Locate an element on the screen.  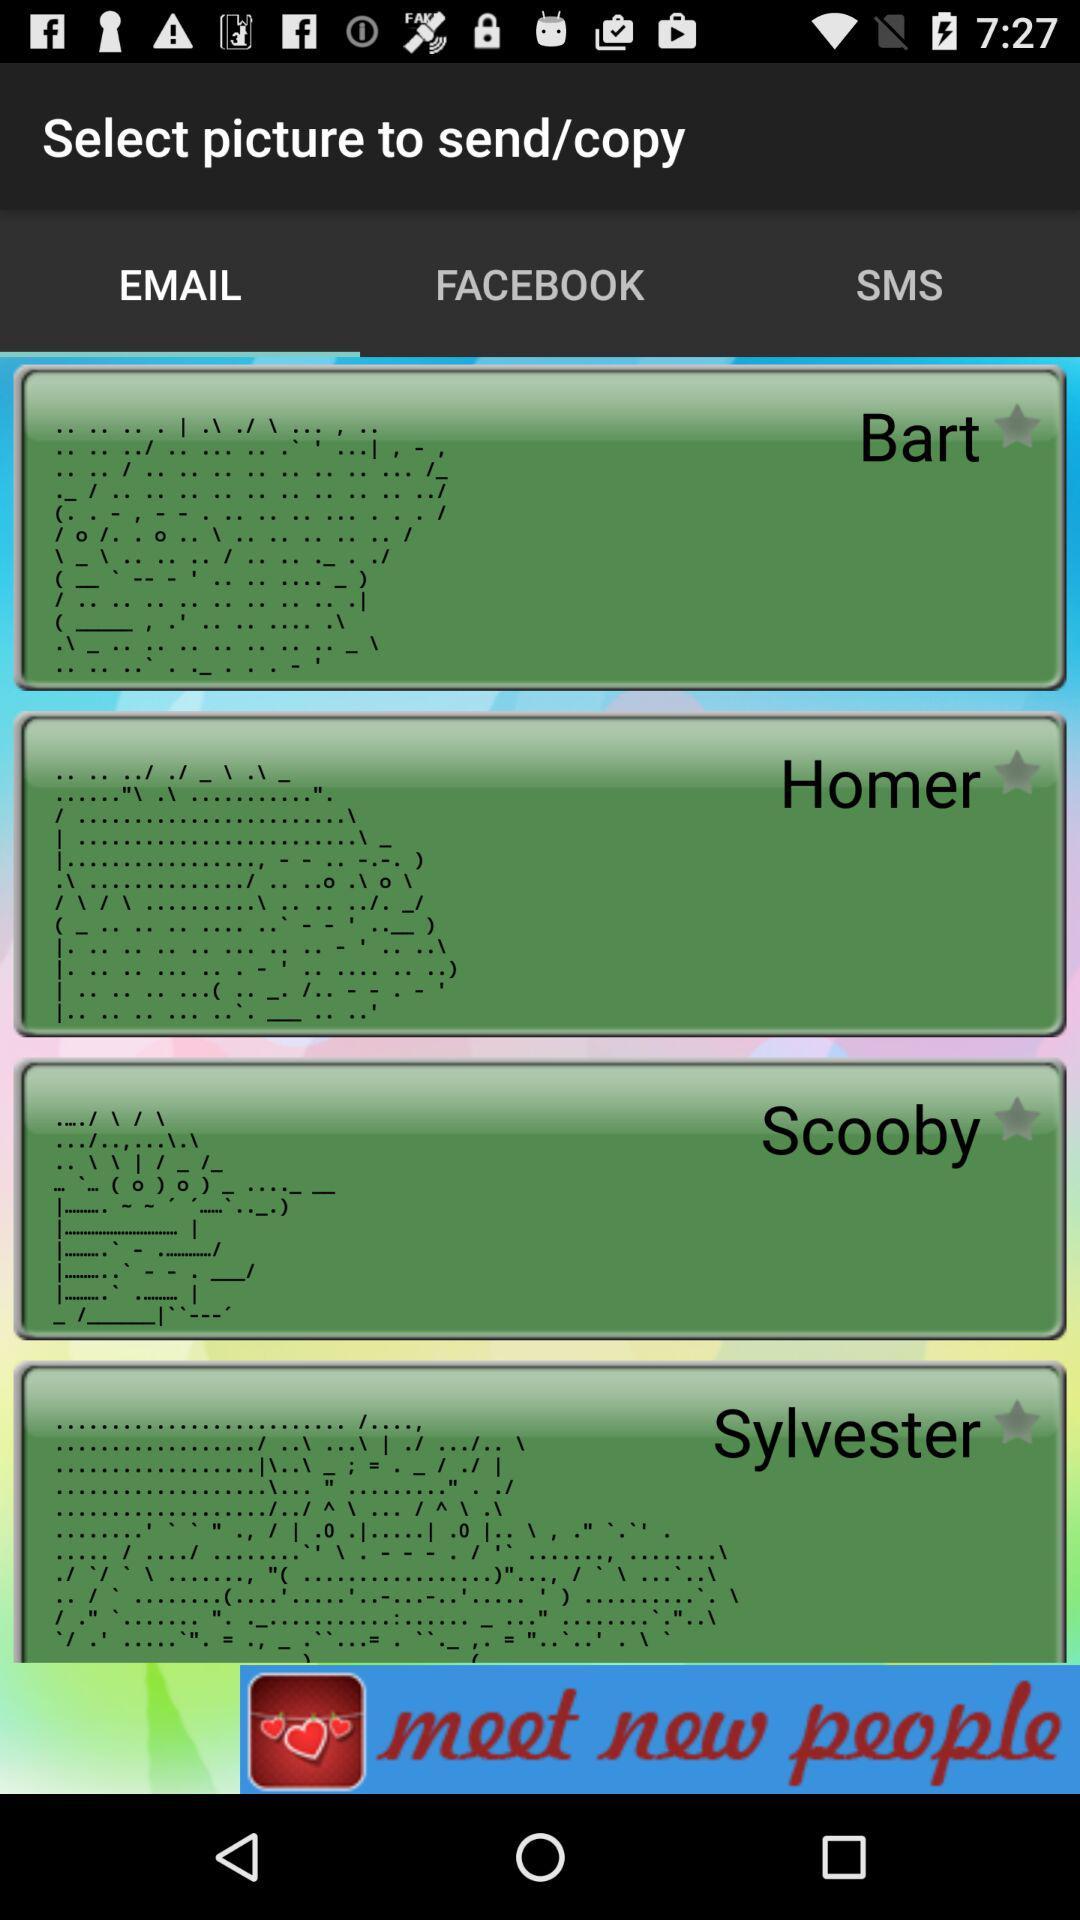
press meet new people is located at coordinates (659, 1728).